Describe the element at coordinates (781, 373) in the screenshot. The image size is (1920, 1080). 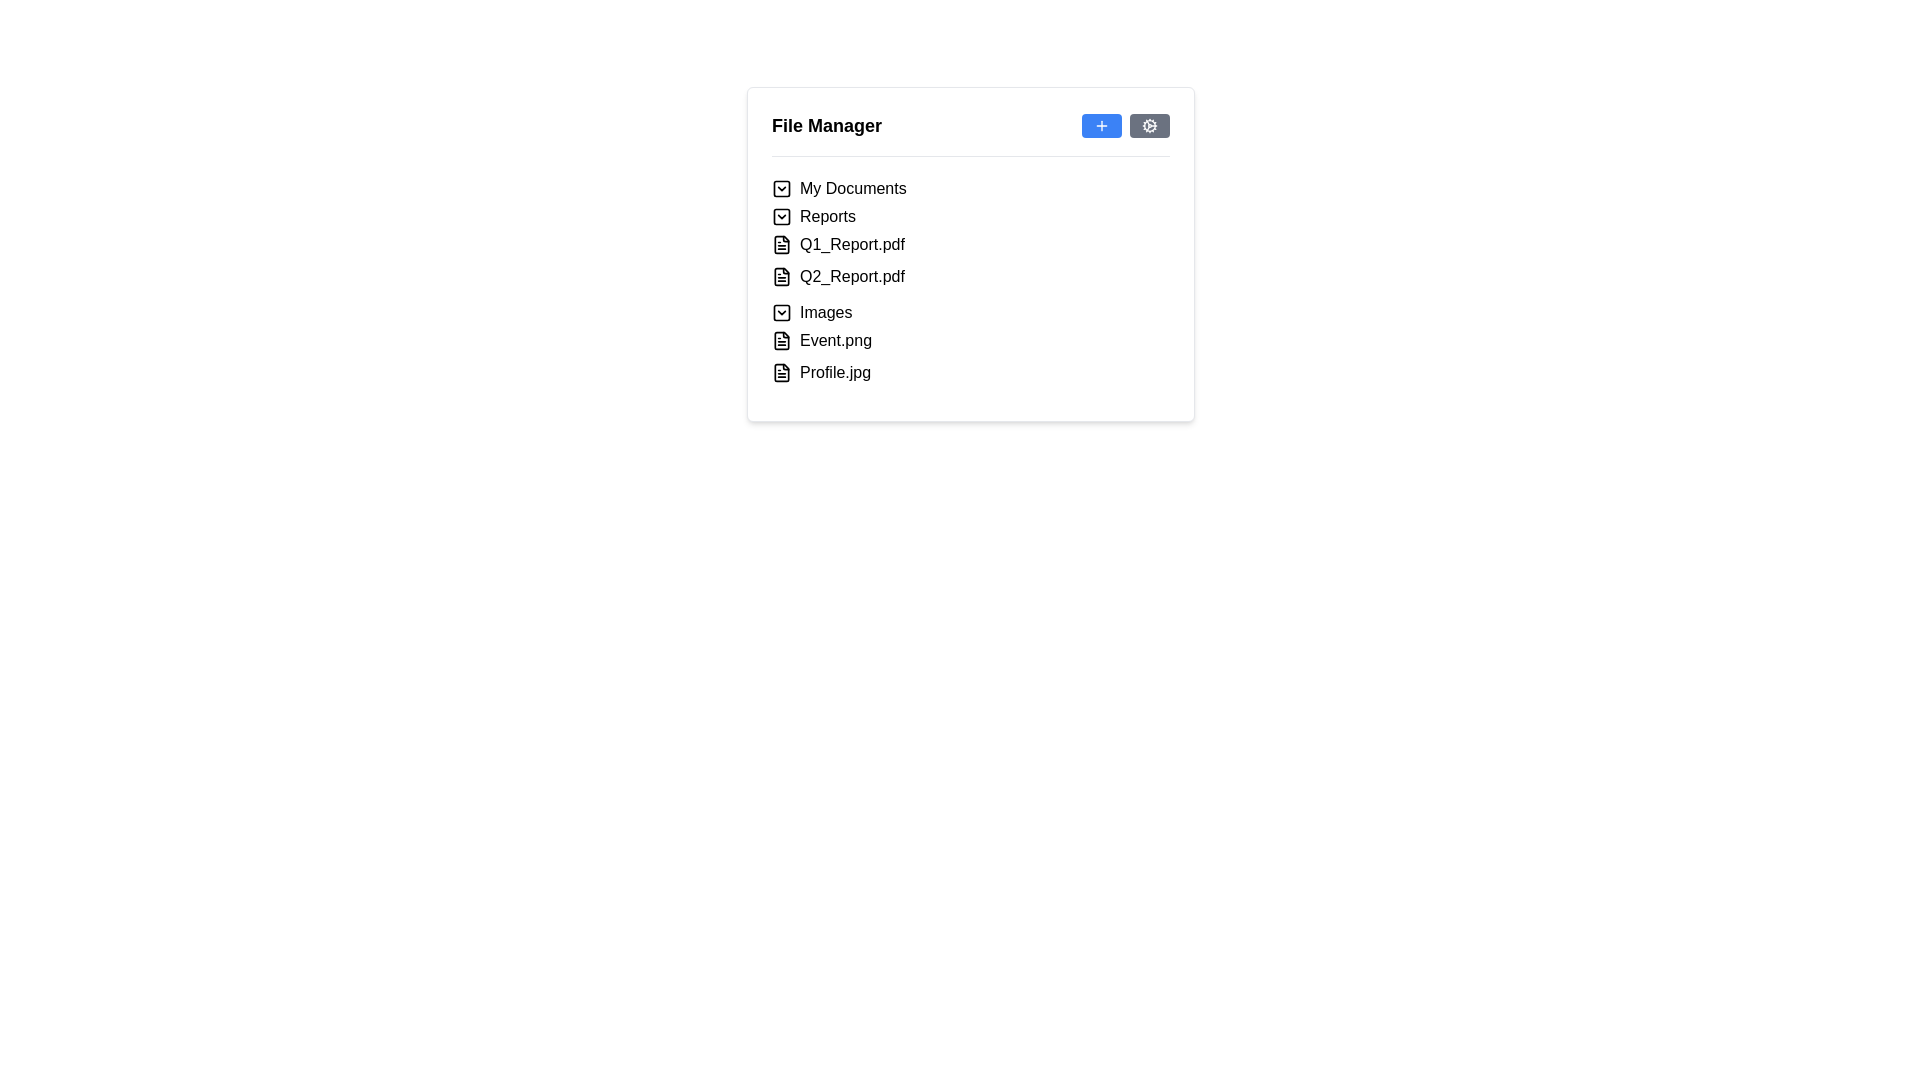
I see `the small document icon located to the left of the 'Profile.jpg' text` at that location.